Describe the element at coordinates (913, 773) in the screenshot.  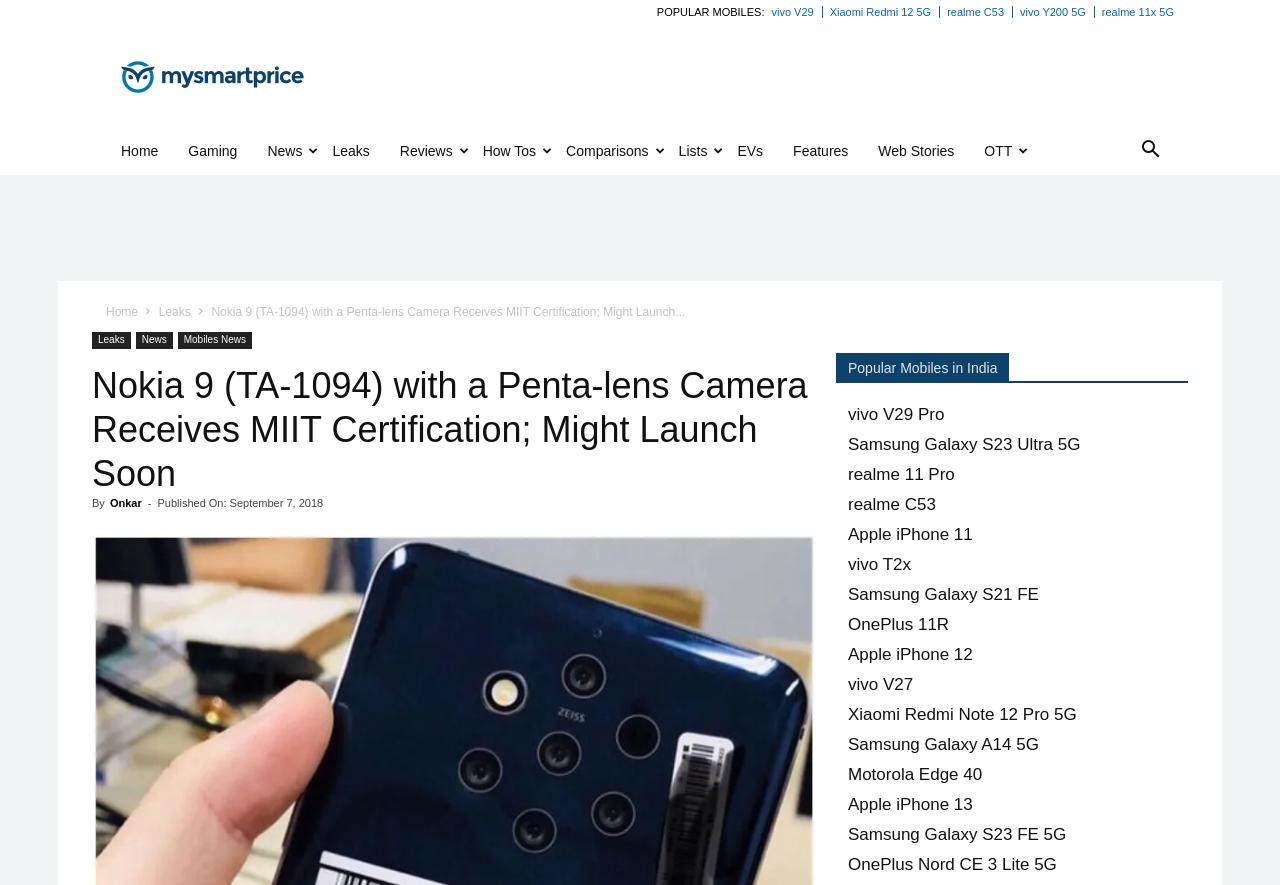
I see `'Motorola Edge 40'` at that location.